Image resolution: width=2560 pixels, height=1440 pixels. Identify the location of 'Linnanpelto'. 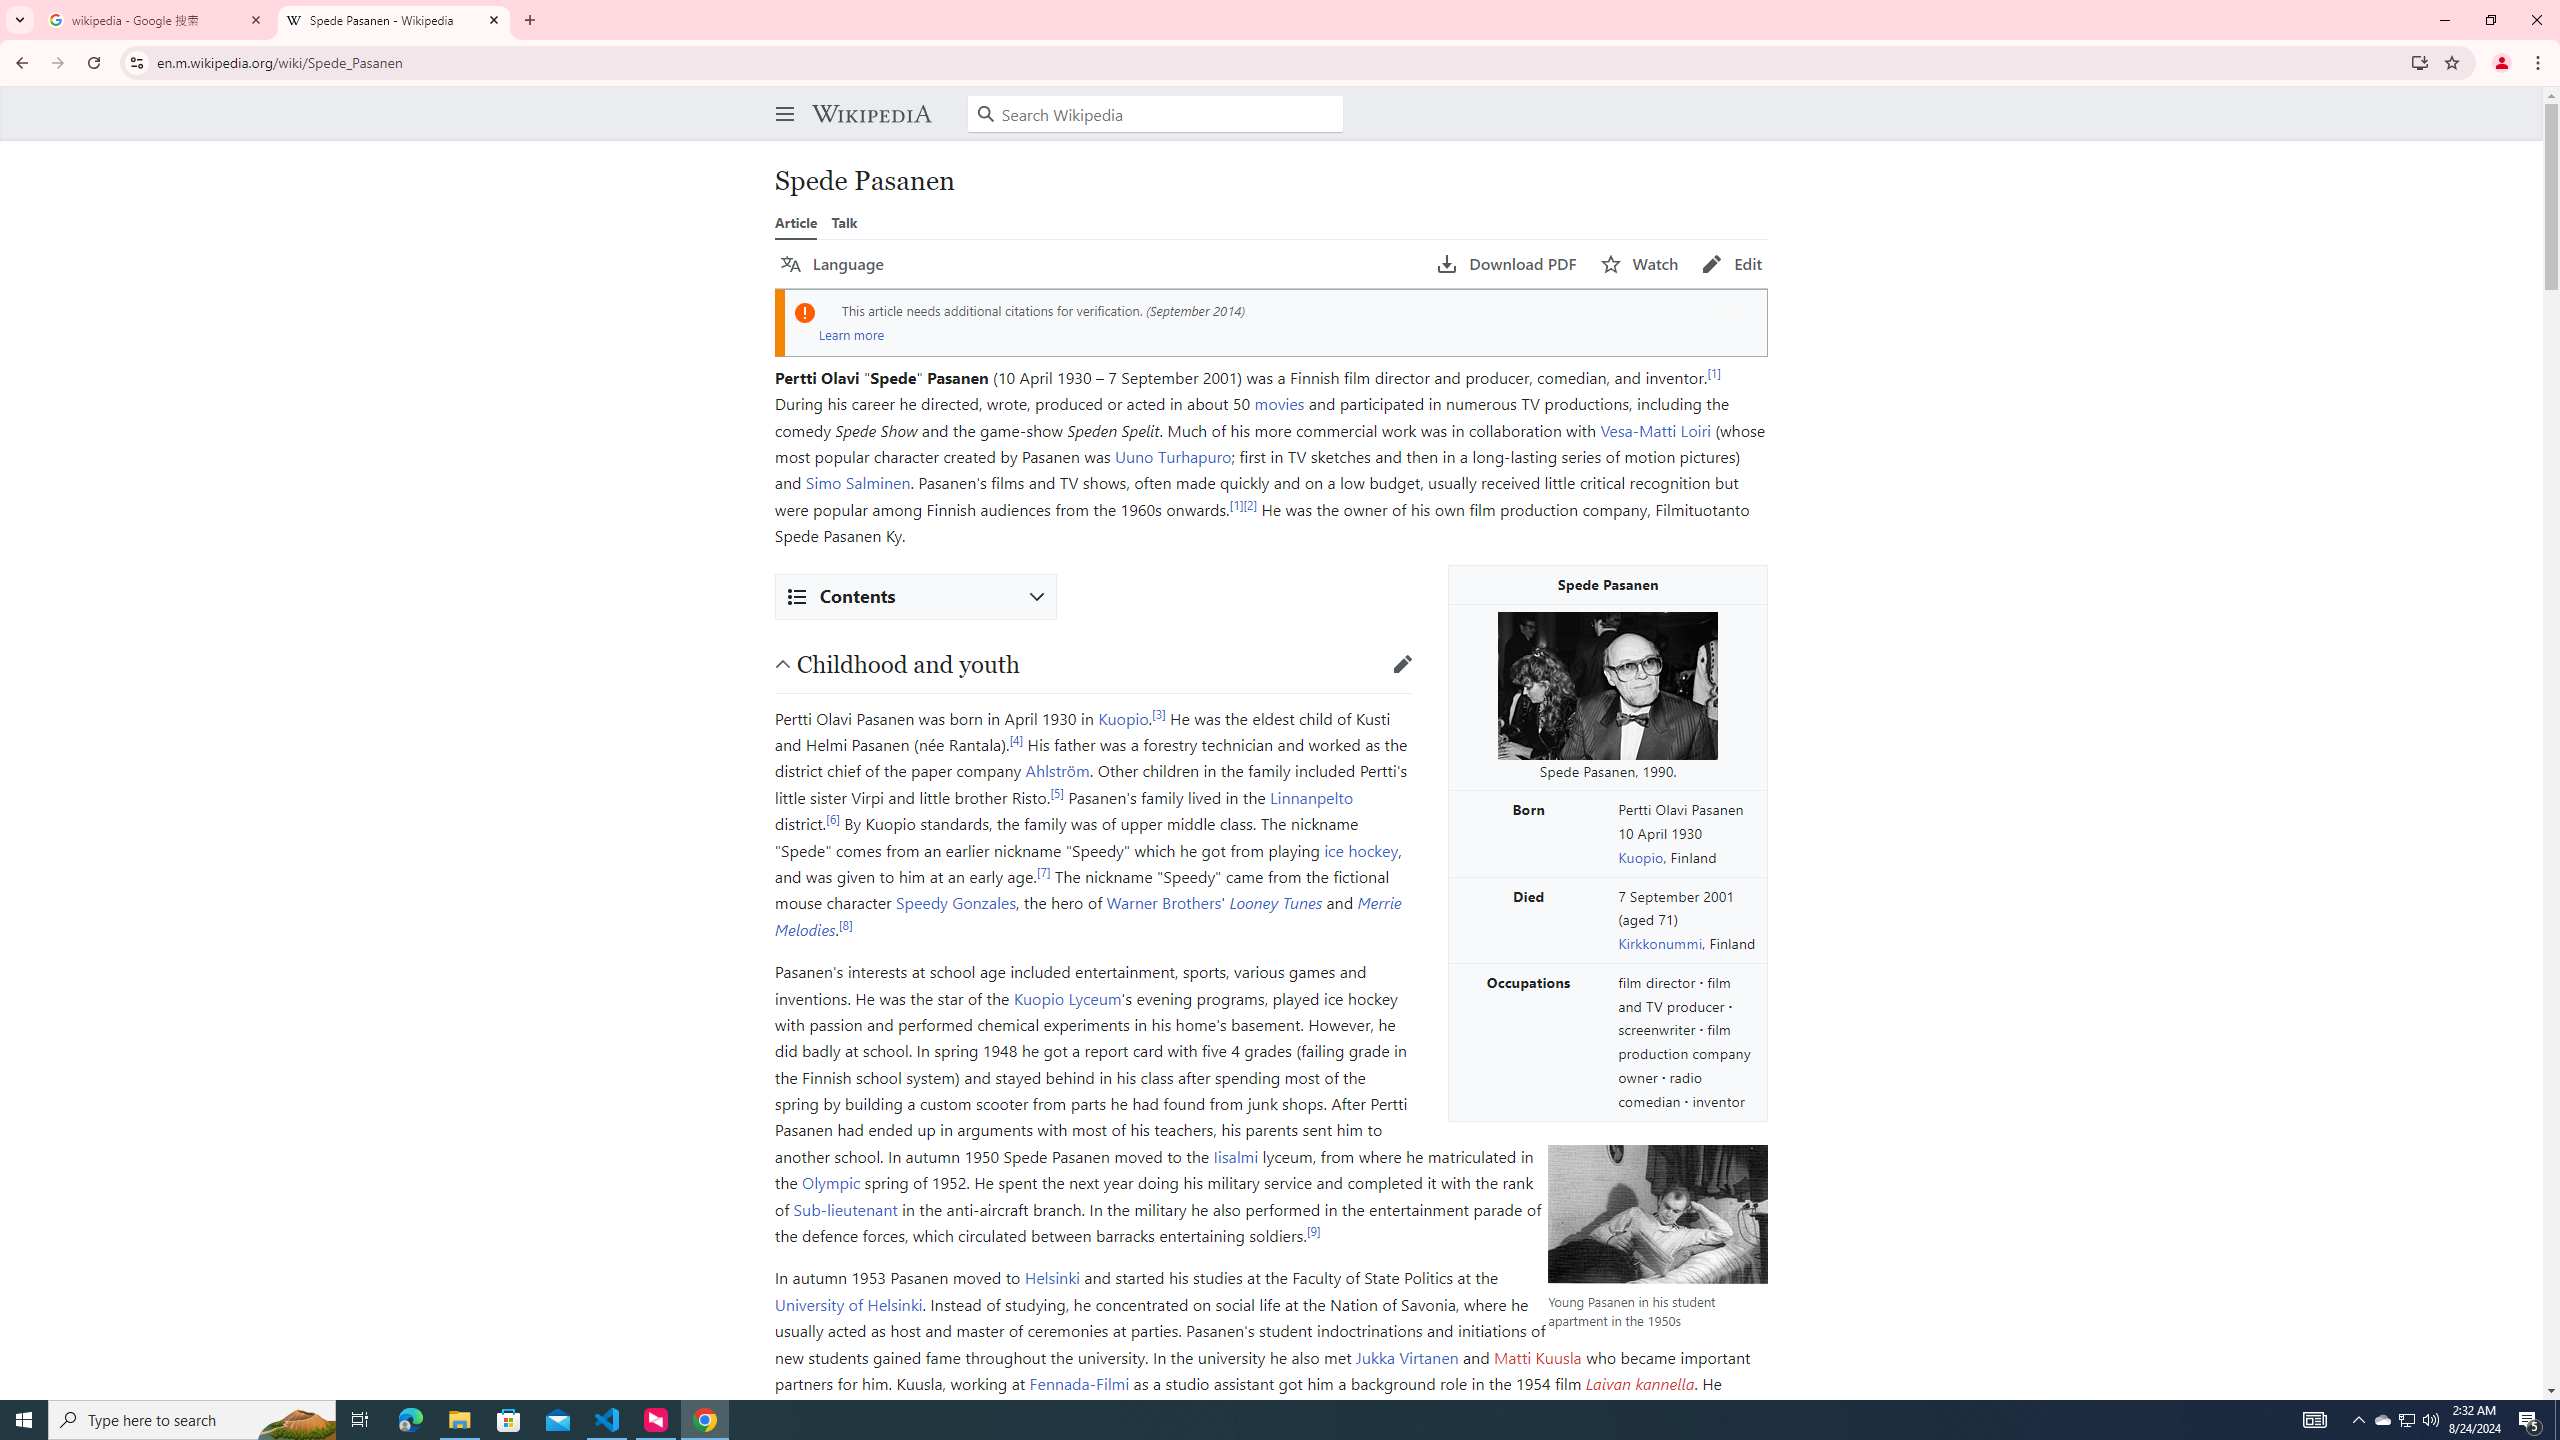
(1312, 796).